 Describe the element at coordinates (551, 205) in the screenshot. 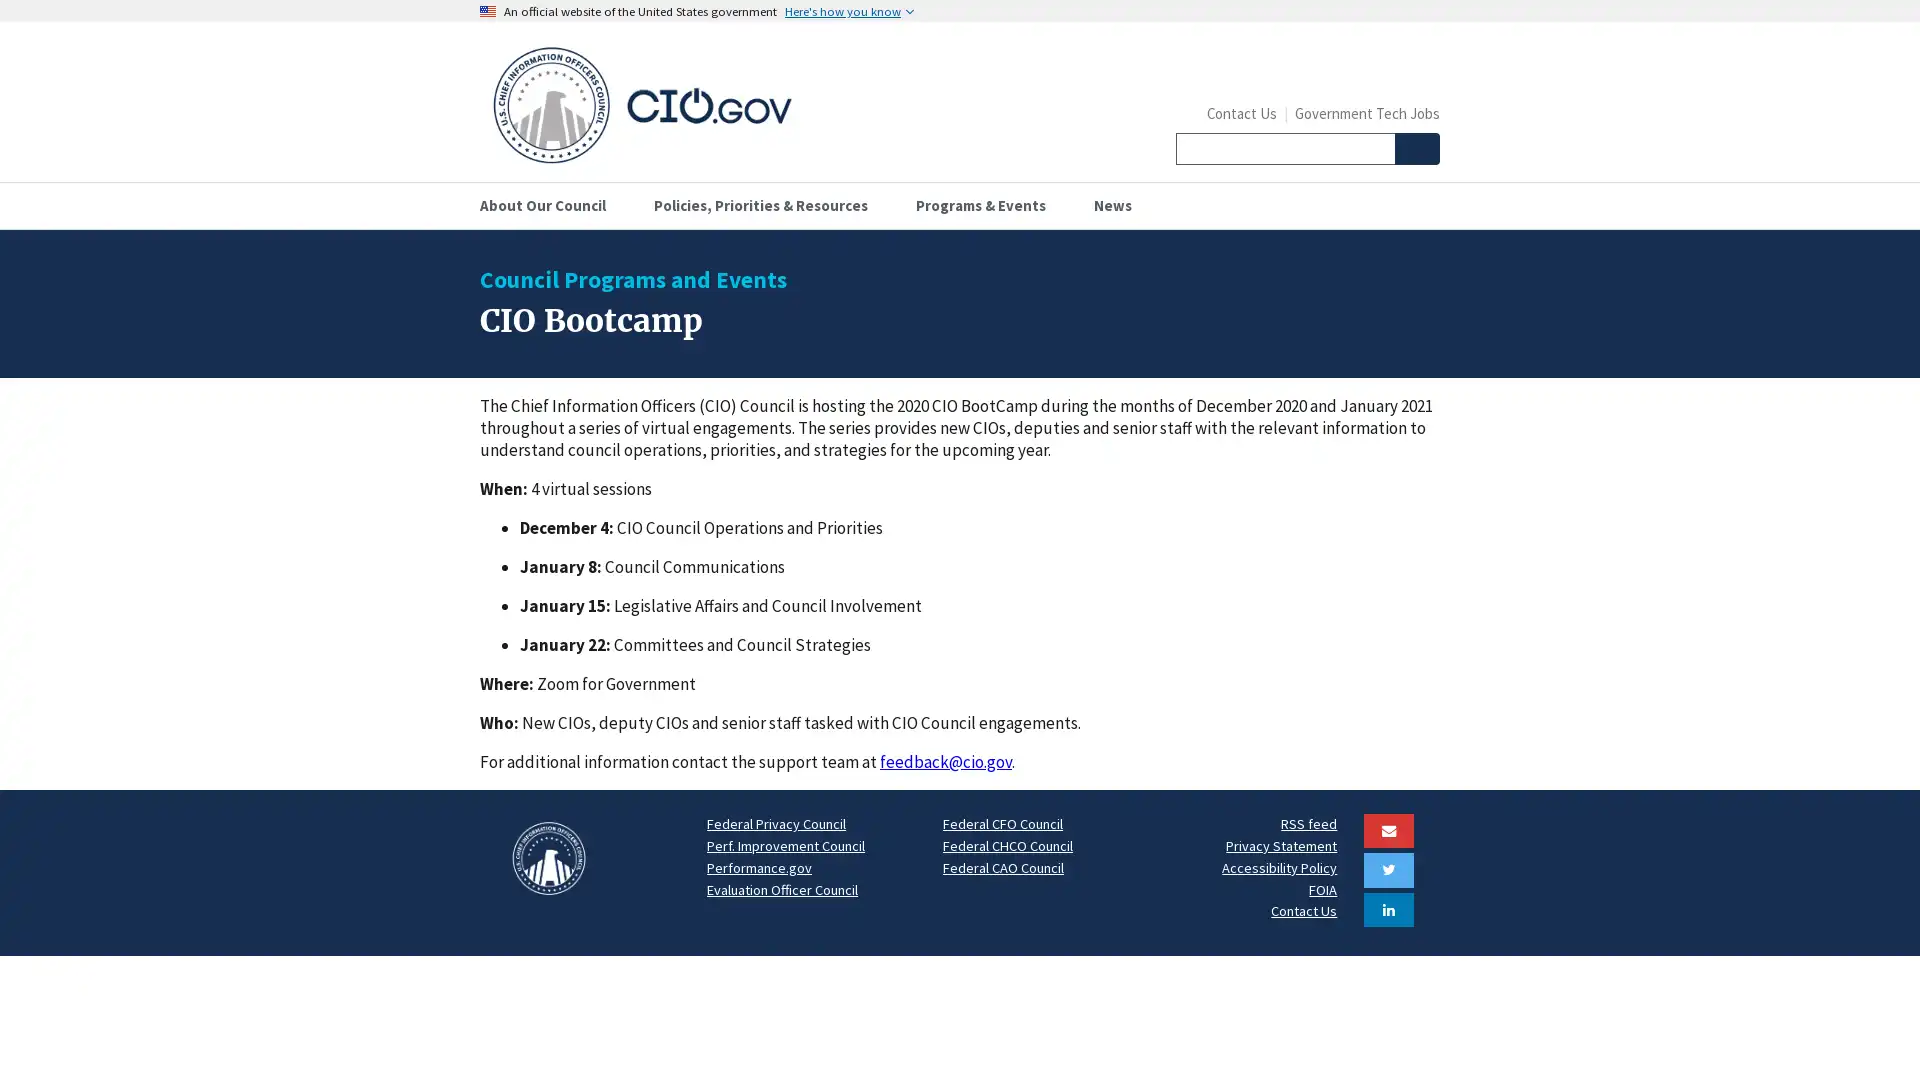

I see `About Our Council` at that location.